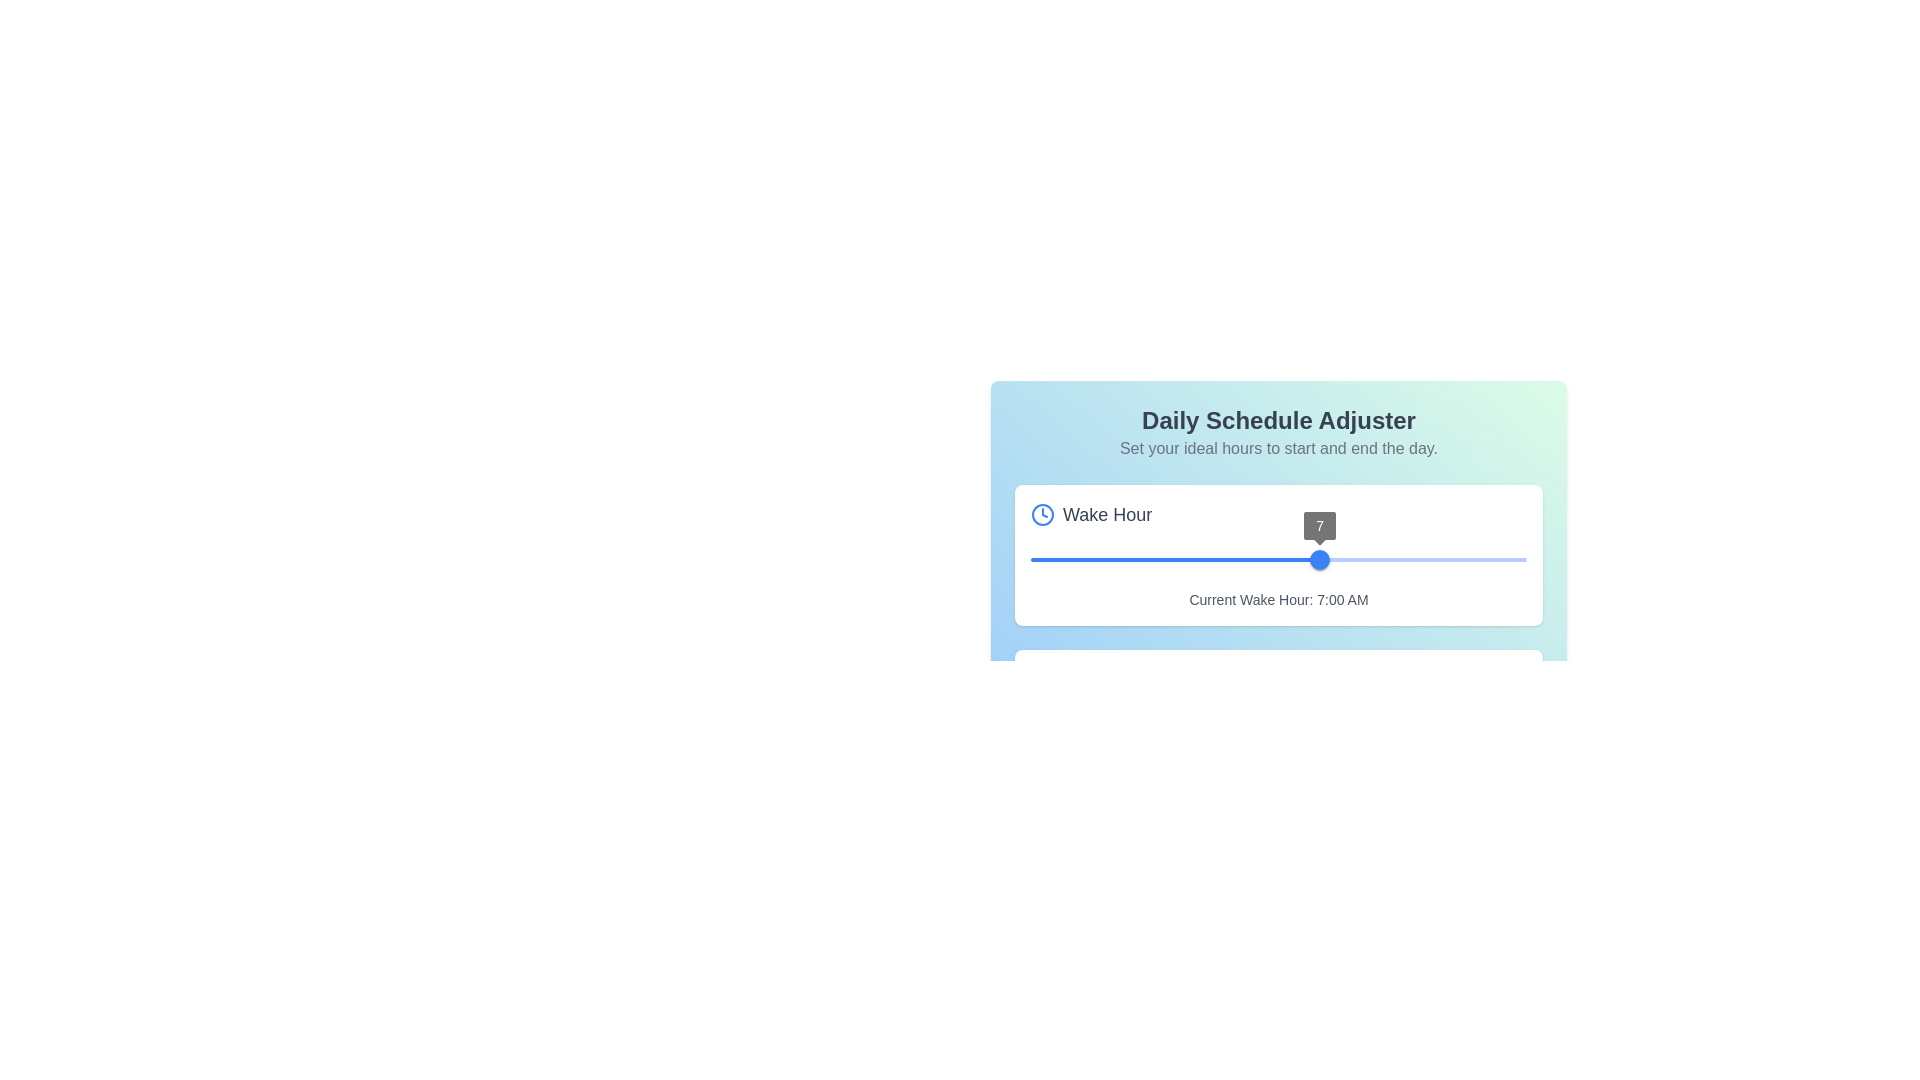 This screenshot has height=1080, width=1920. What do you see at coordinates (1277, 514) in the screenshot?
I see `the 'Wake Hour' label with a blue clock icon located in the upper section of the white card, positioned to the left of the slider and above the subtitle 'Current Wake Hour: 7:00 AM'` at bounding box center [1277, 514].